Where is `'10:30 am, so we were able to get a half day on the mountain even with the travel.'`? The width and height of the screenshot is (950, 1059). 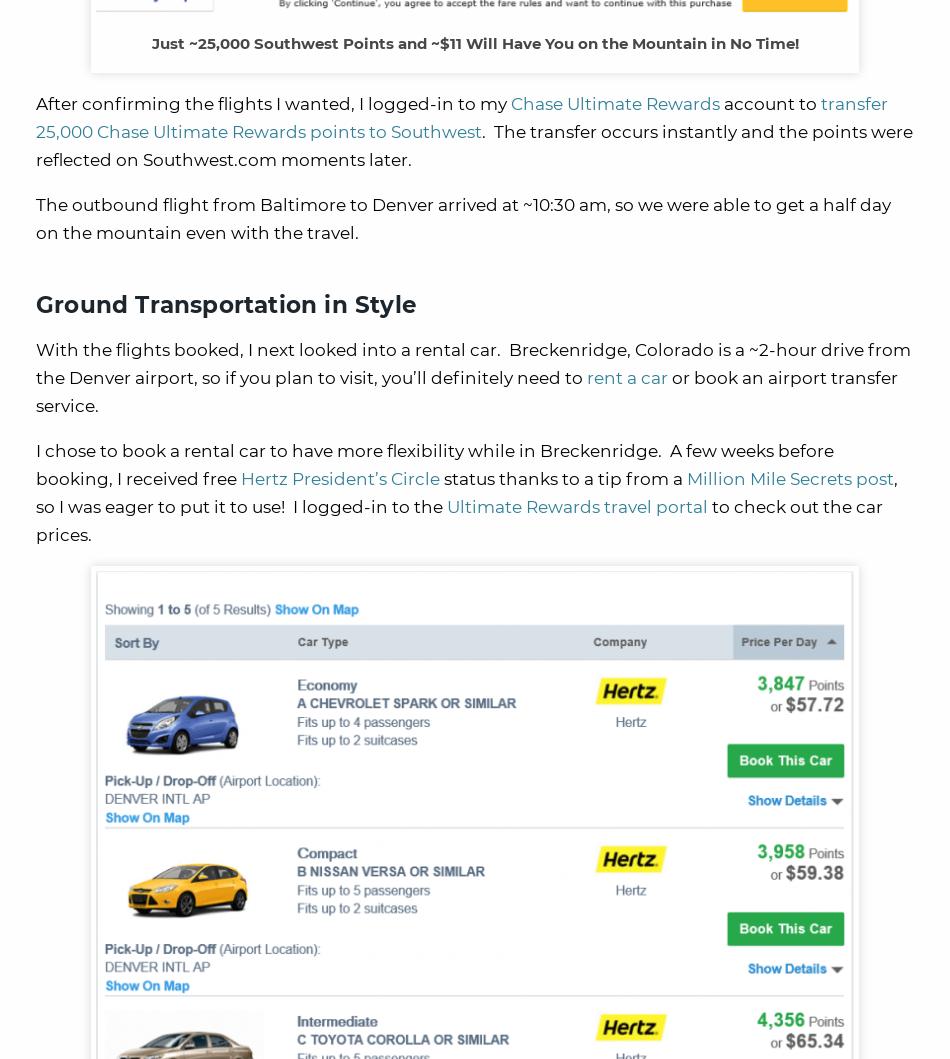 '10:30 am, so we were able to get a half day on the mountain even with the travel.' is located at coordinates (462, 218).